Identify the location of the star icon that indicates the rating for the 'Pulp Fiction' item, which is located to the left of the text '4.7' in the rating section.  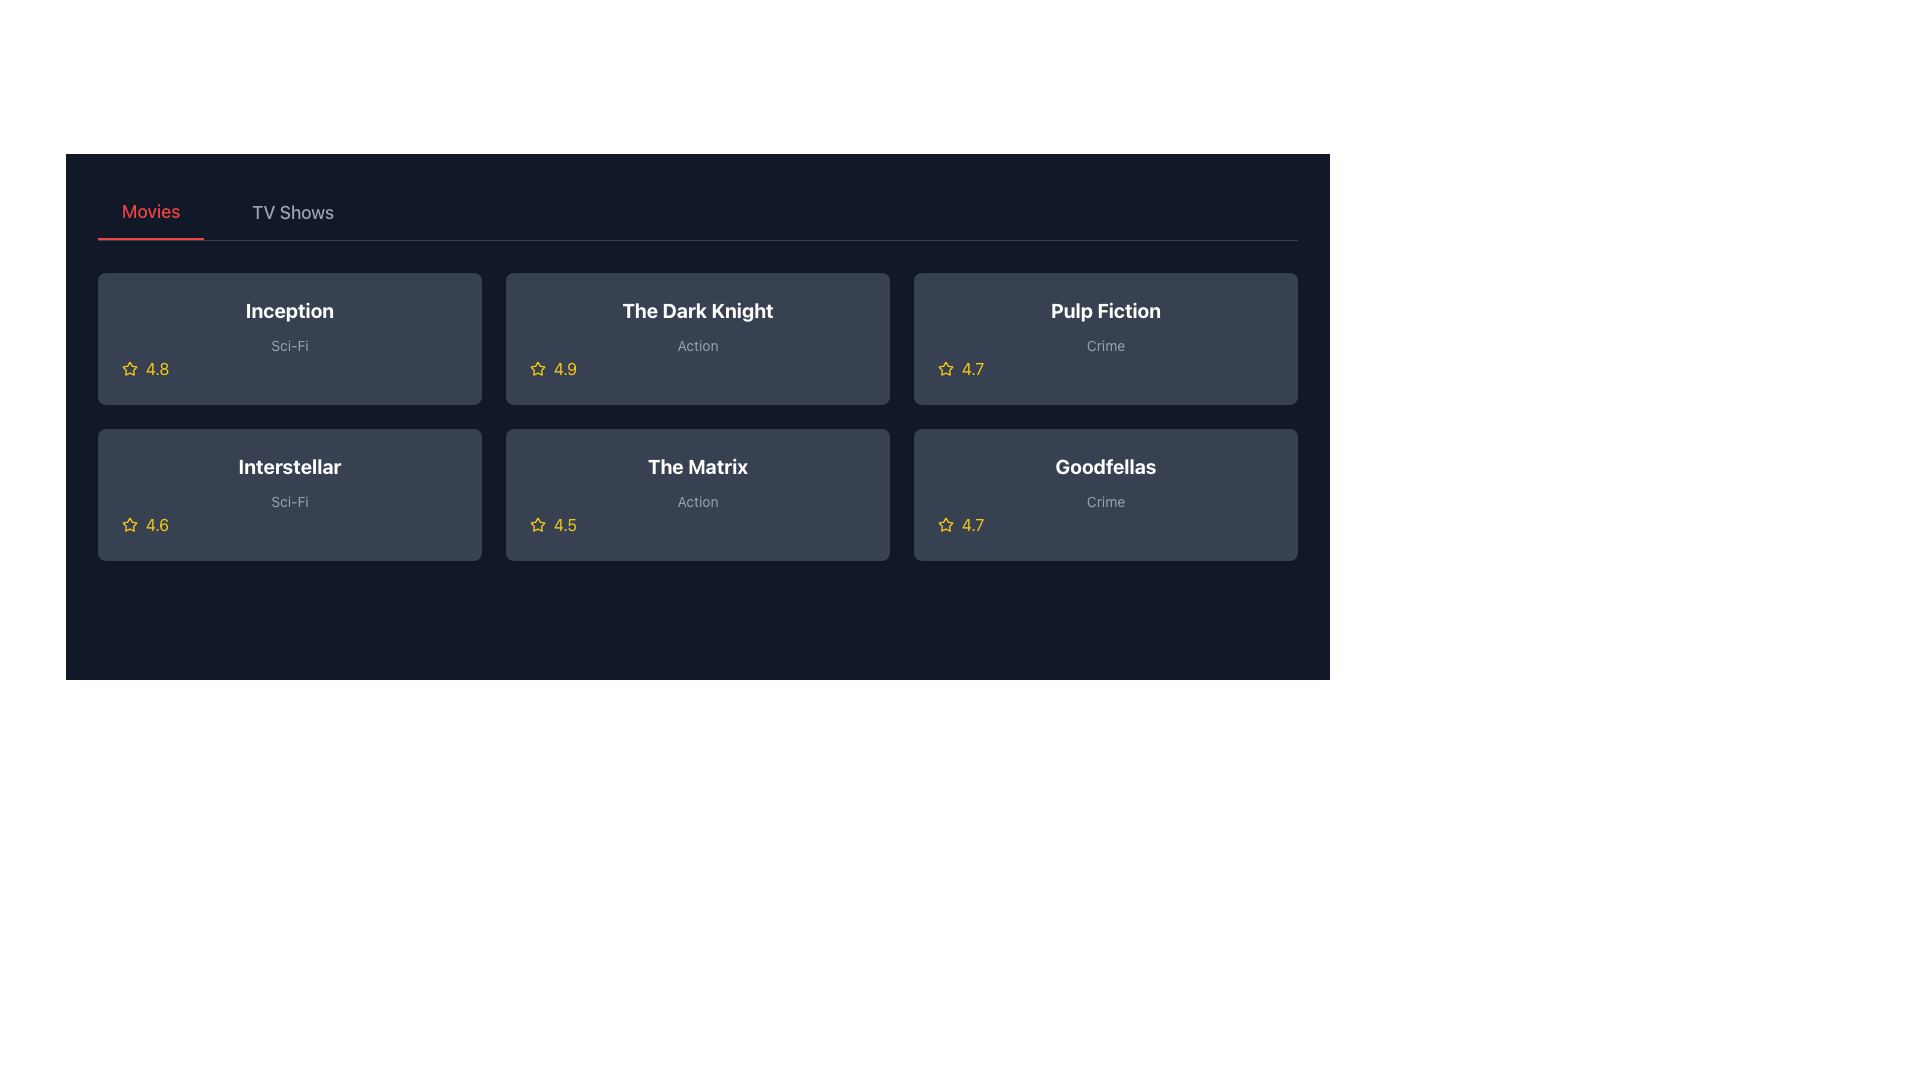
(944, 369).